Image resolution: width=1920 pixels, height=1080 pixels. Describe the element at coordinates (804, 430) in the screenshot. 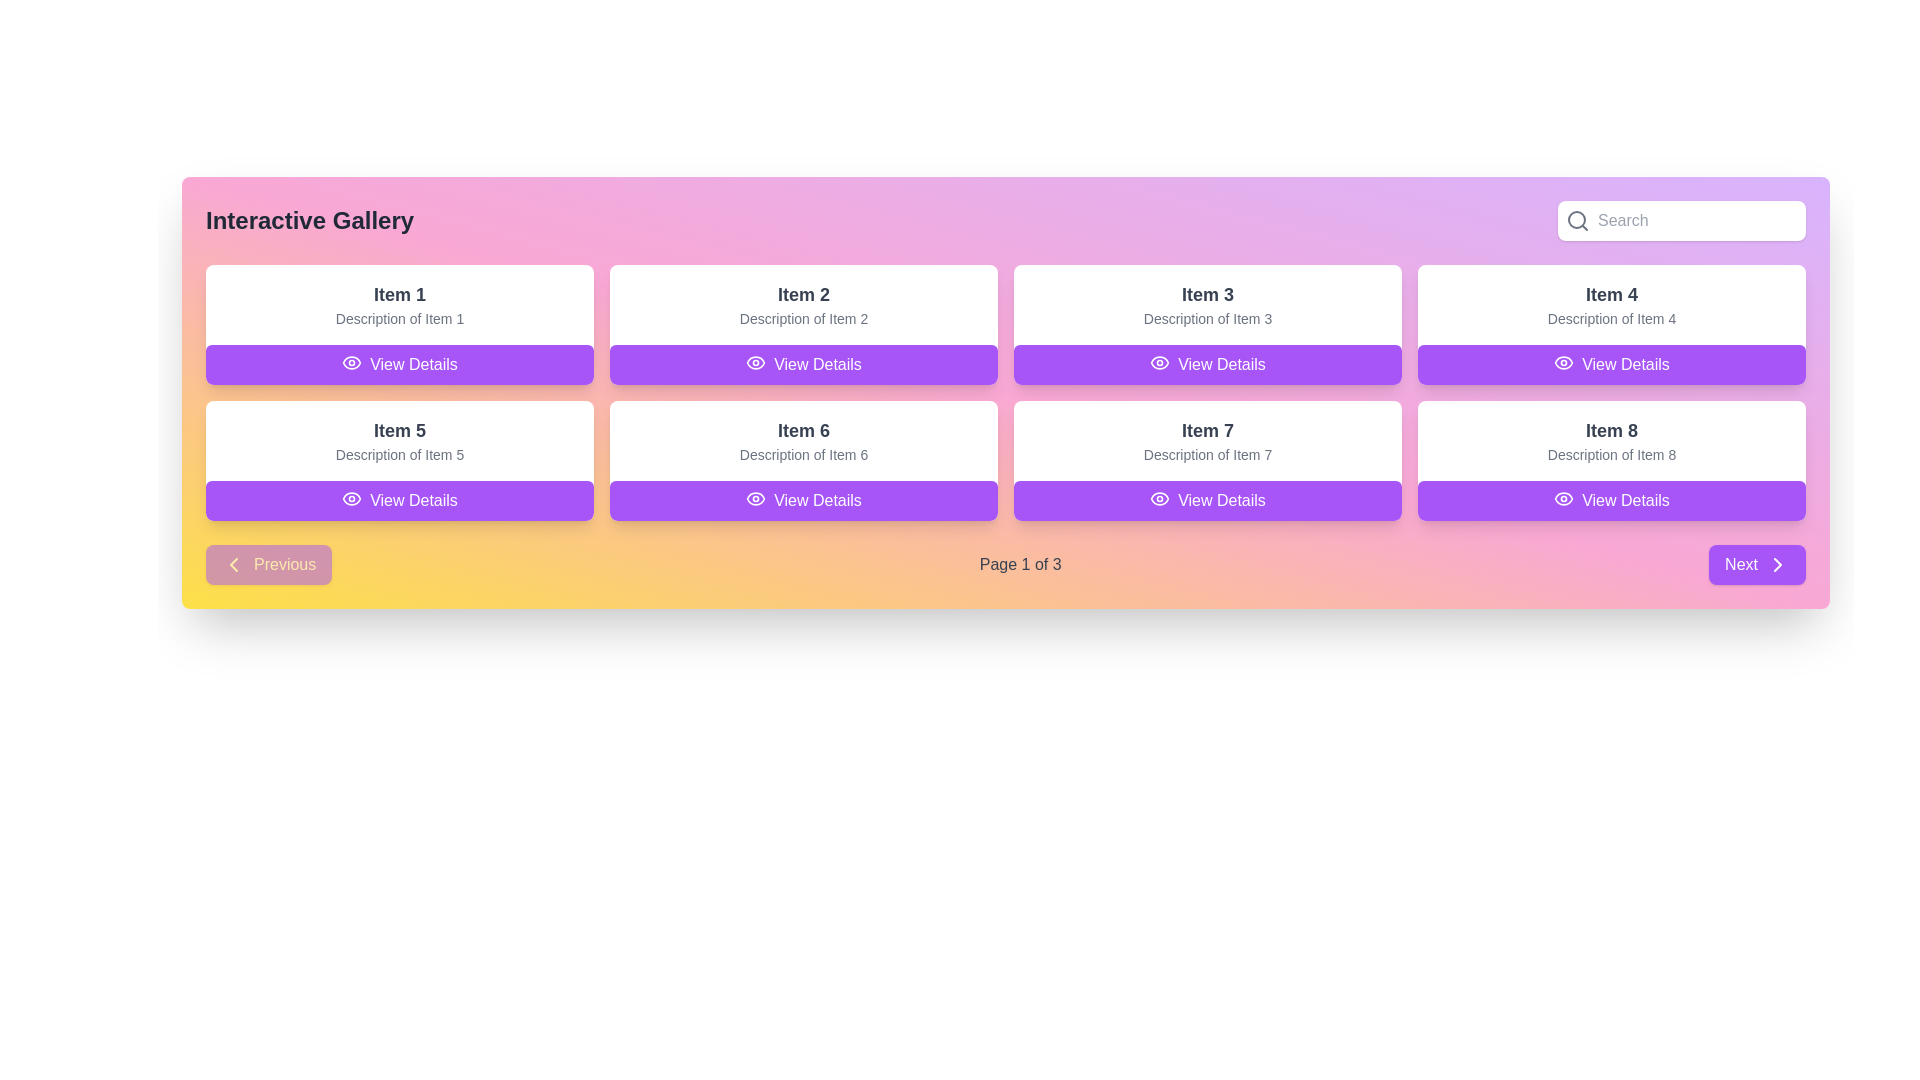

I see `the text label that serves as the title for 'Item 6', which is centrally located in the second row and third column of the grid arrangement` at that location.